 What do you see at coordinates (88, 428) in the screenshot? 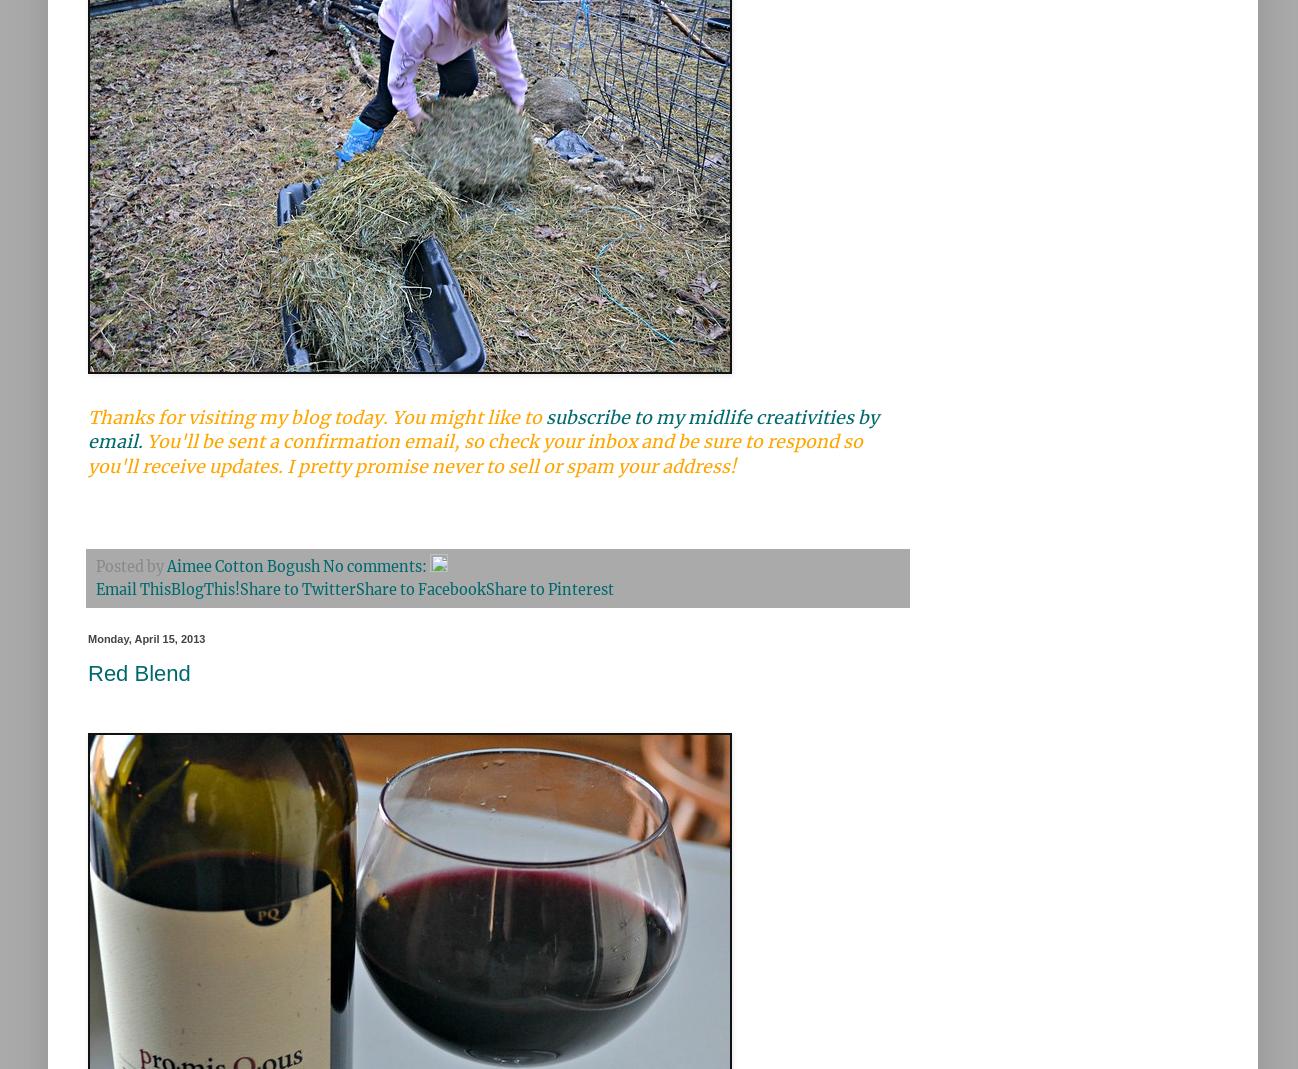
I see `'subscribe to my midlife creativities by email.'` at bounding box center [88, 428].